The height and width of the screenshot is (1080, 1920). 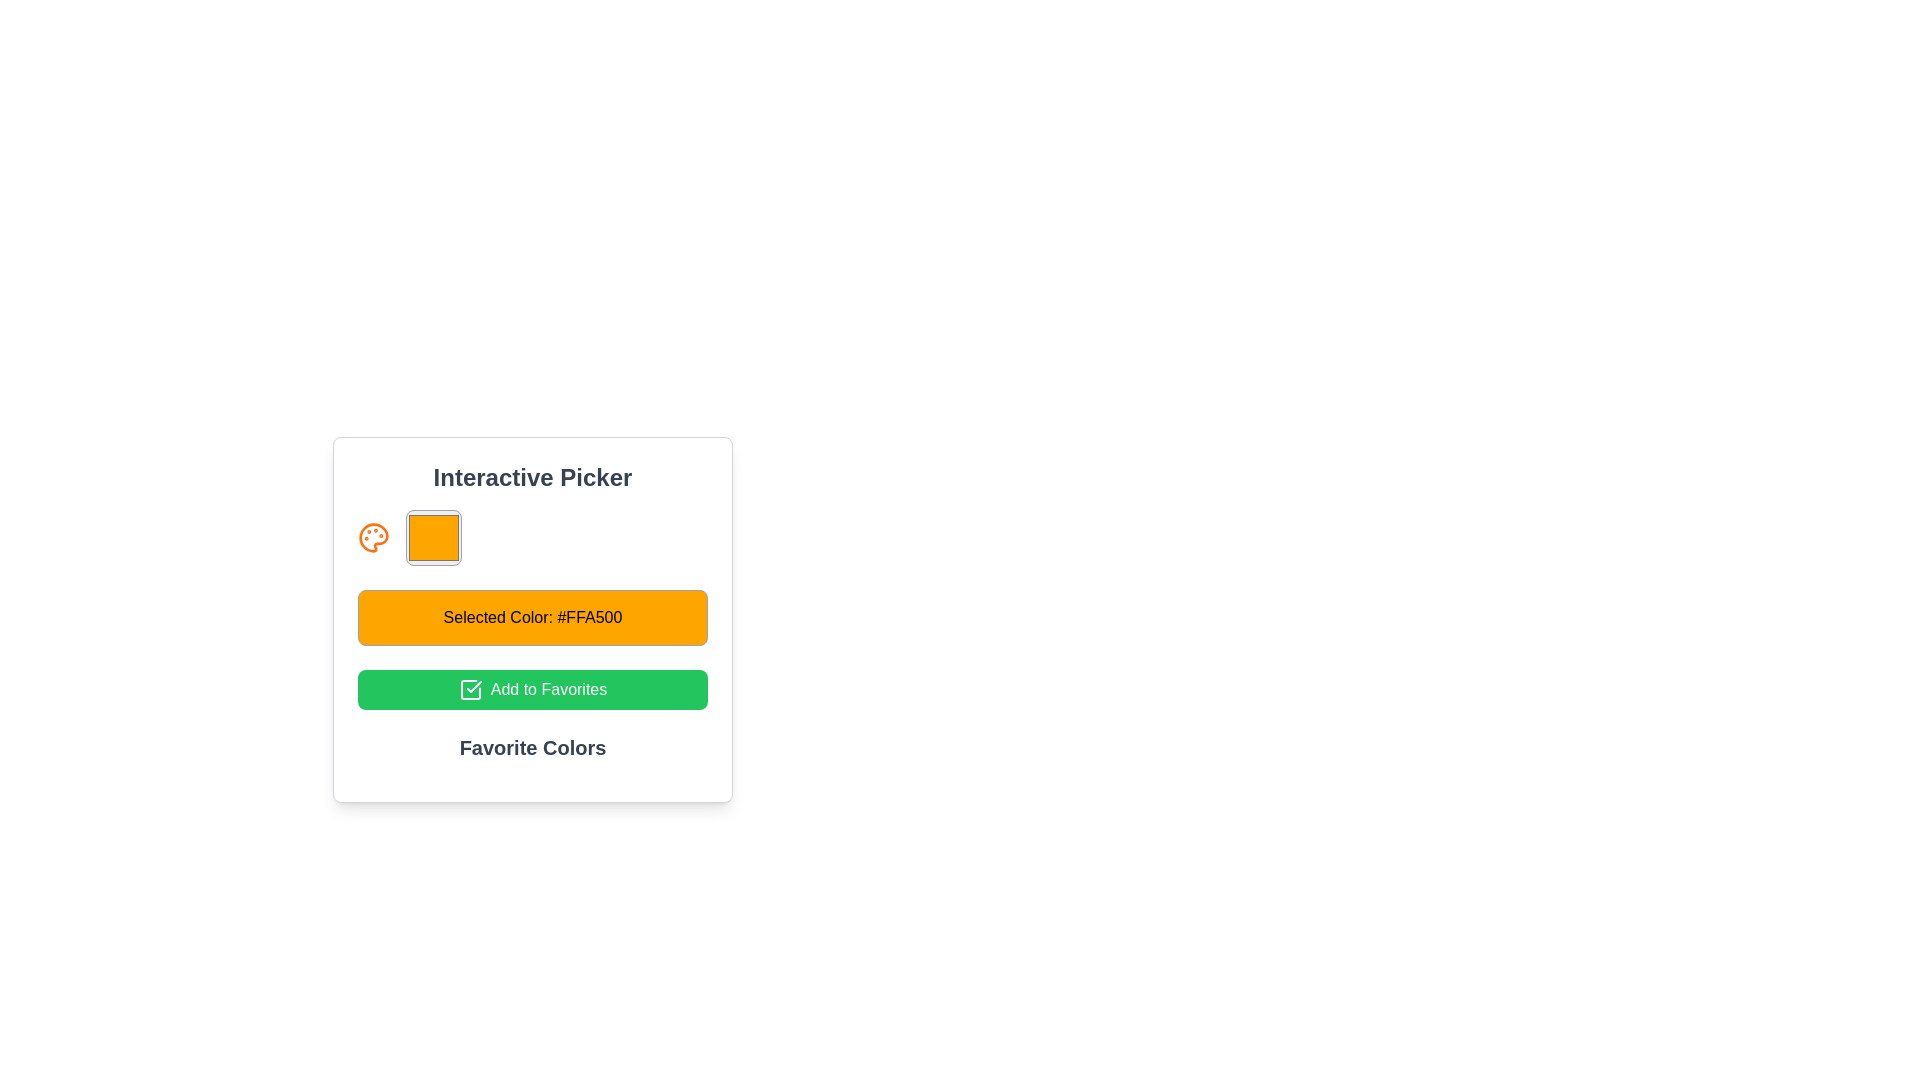 What do you see at coordinates (532, 616) in the screenshot?
I see `the color display label that shows the currently selected color in the color picker, located below the orange square and above the green 'Add to Favorites' button` at bounding box center [532, 616].